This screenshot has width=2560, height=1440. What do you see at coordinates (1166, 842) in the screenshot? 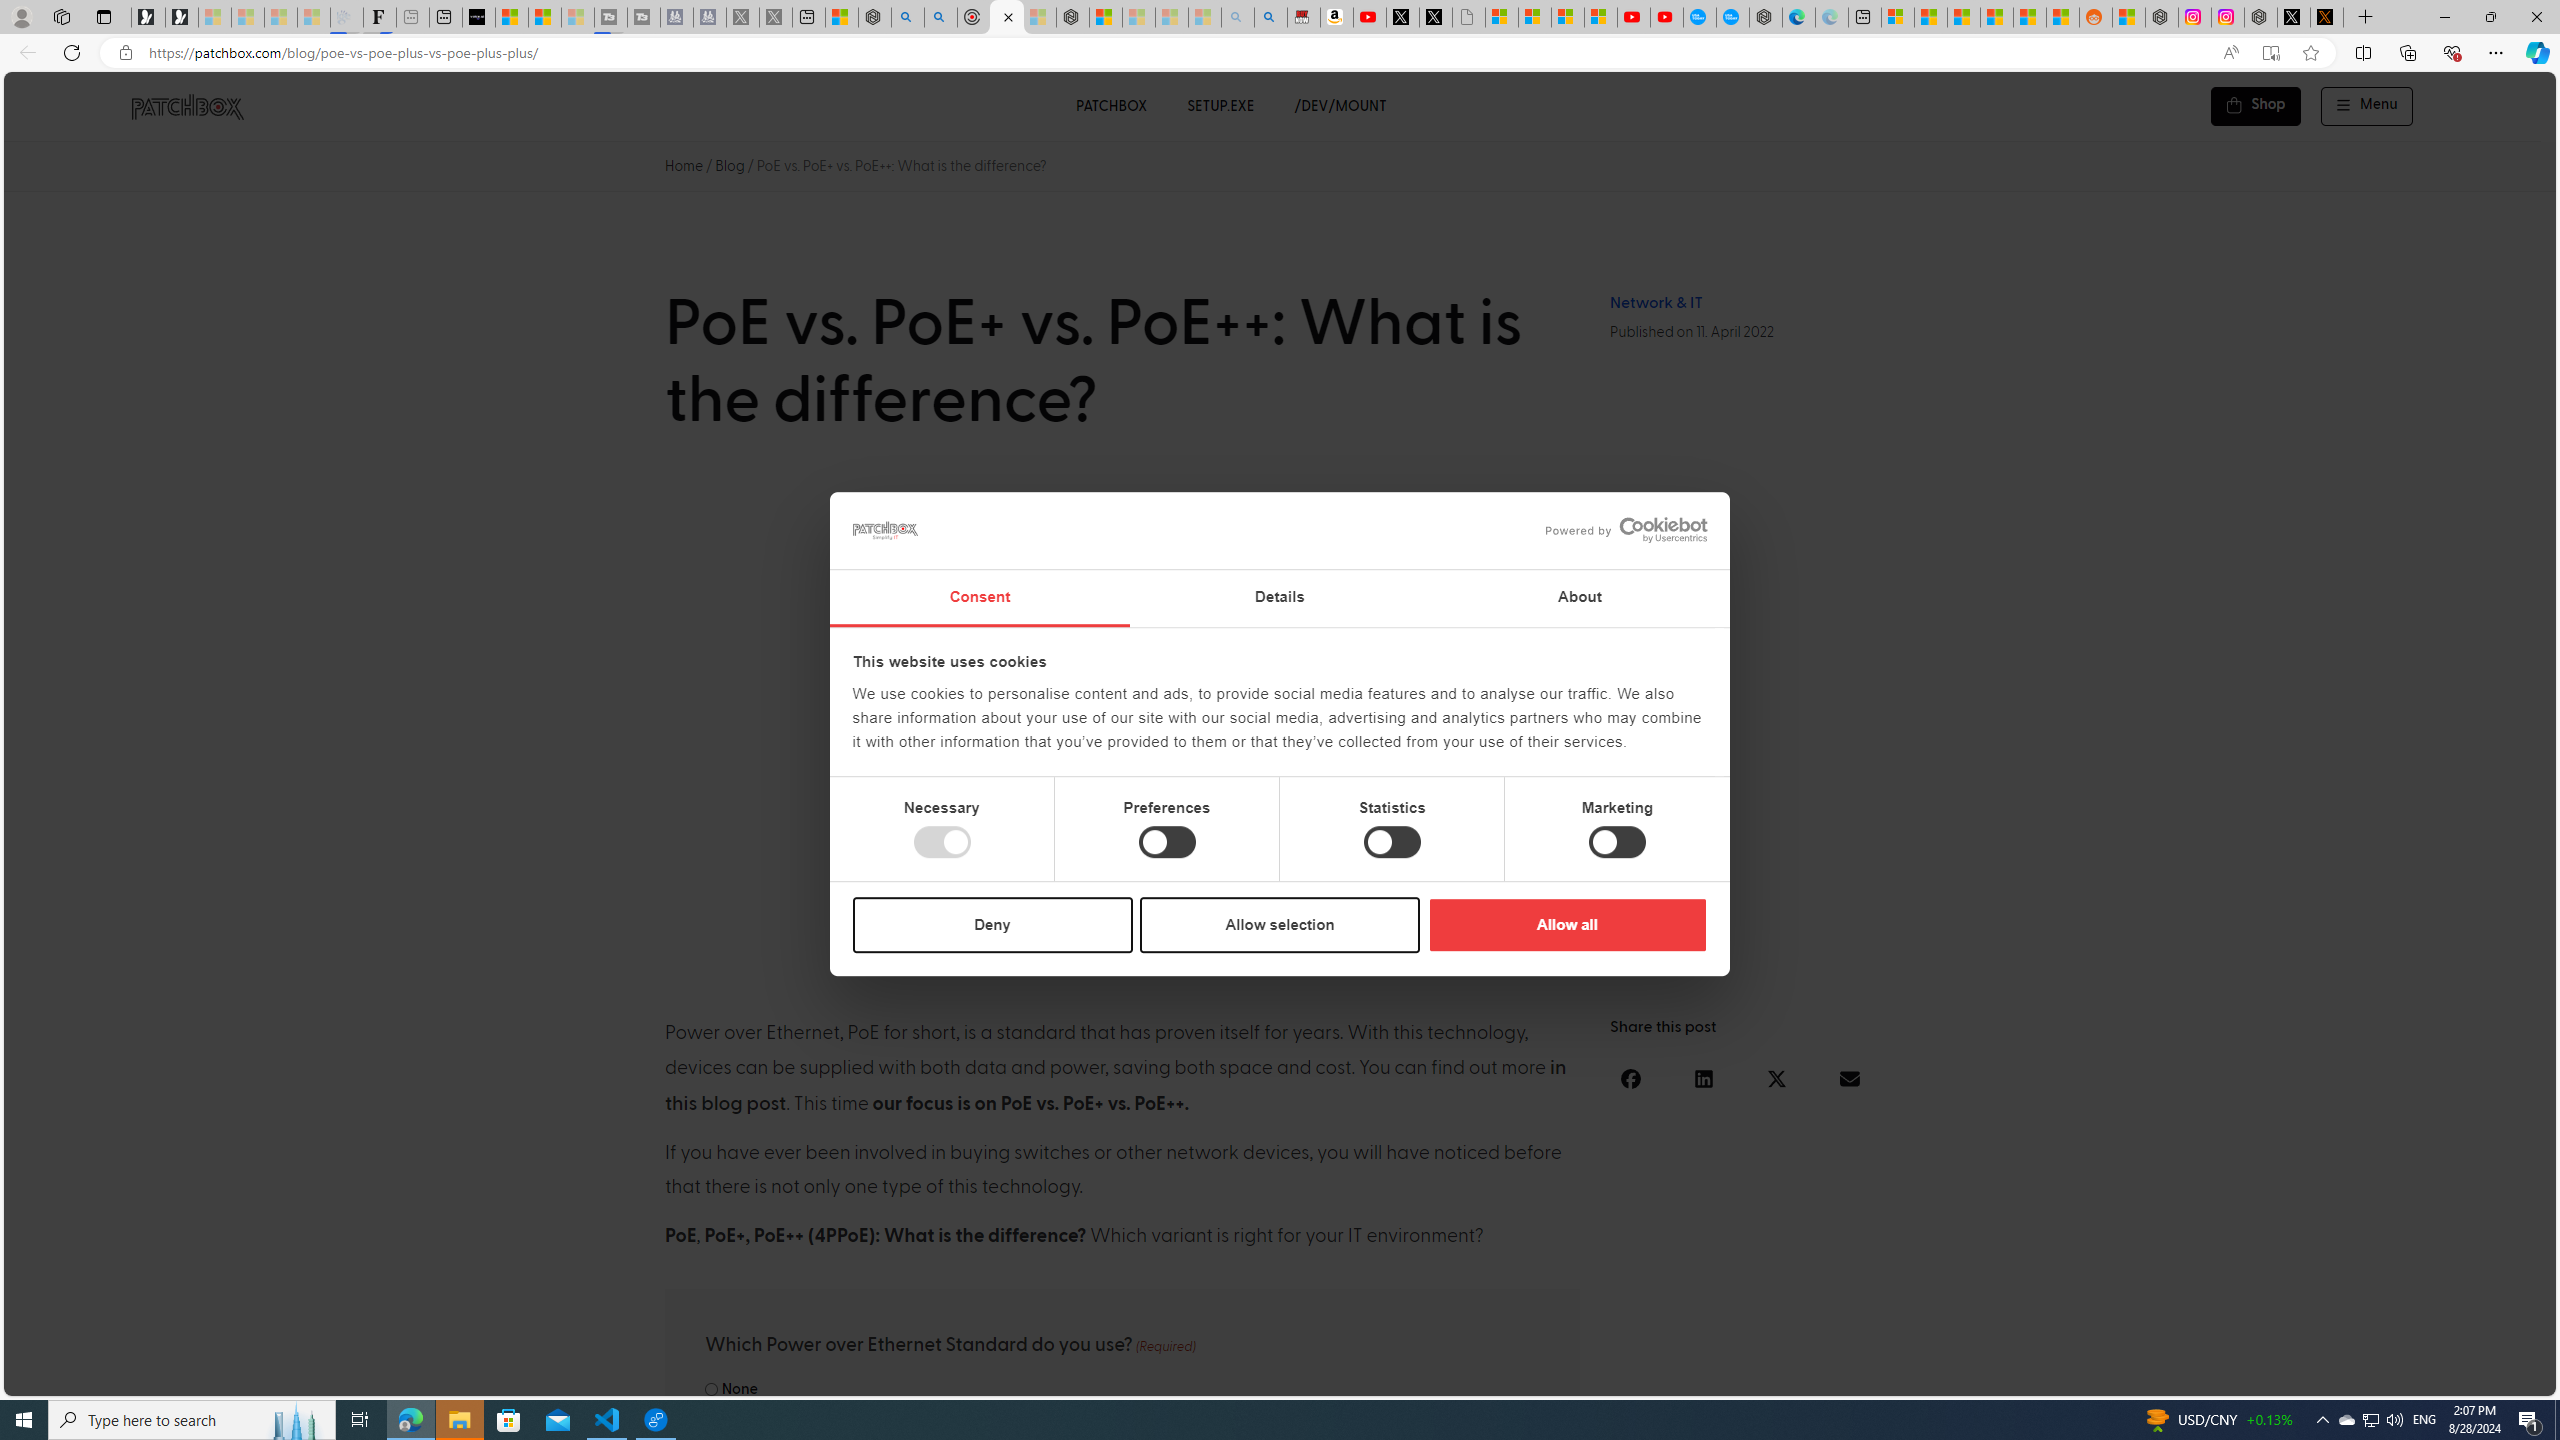
I see `'Preferences'` at bounding box center [1166, 842].